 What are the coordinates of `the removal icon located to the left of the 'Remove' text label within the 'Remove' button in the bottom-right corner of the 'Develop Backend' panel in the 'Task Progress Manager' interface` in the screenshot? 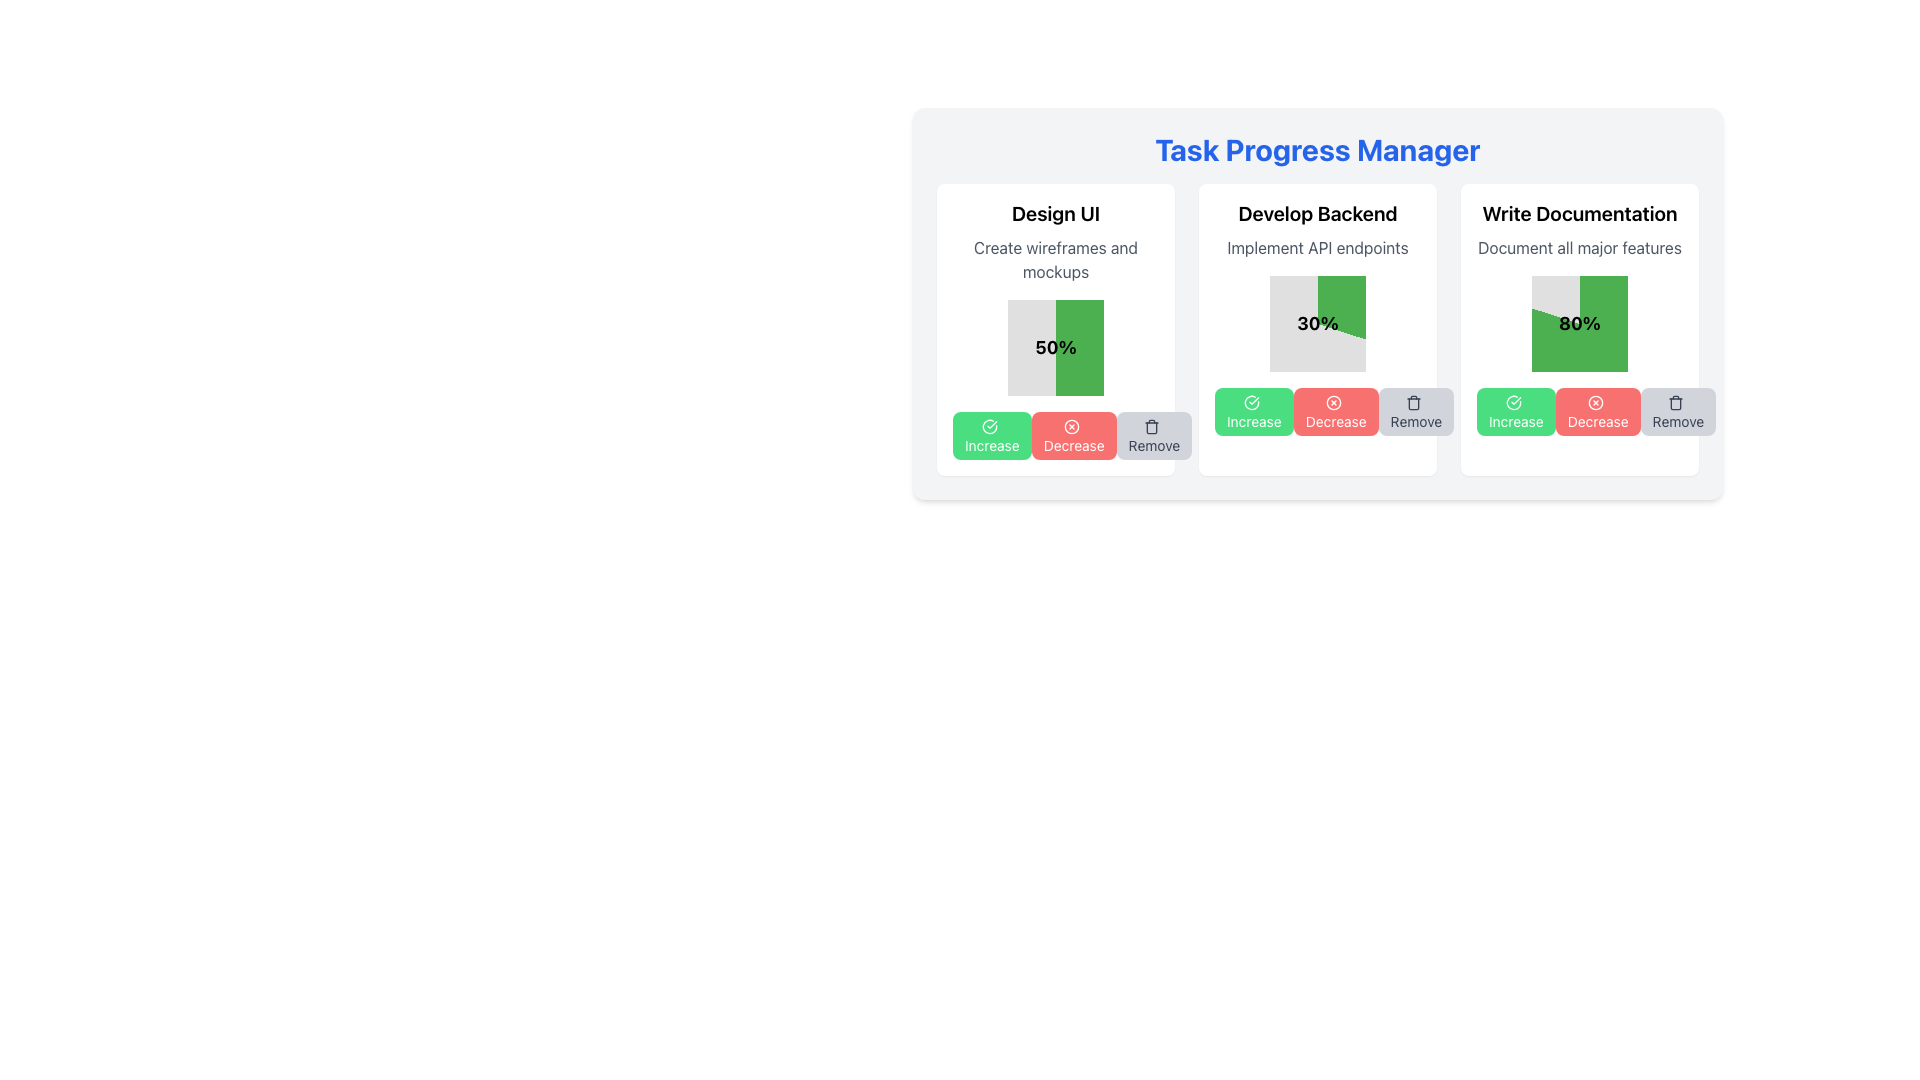 It's located at (1413, 403).